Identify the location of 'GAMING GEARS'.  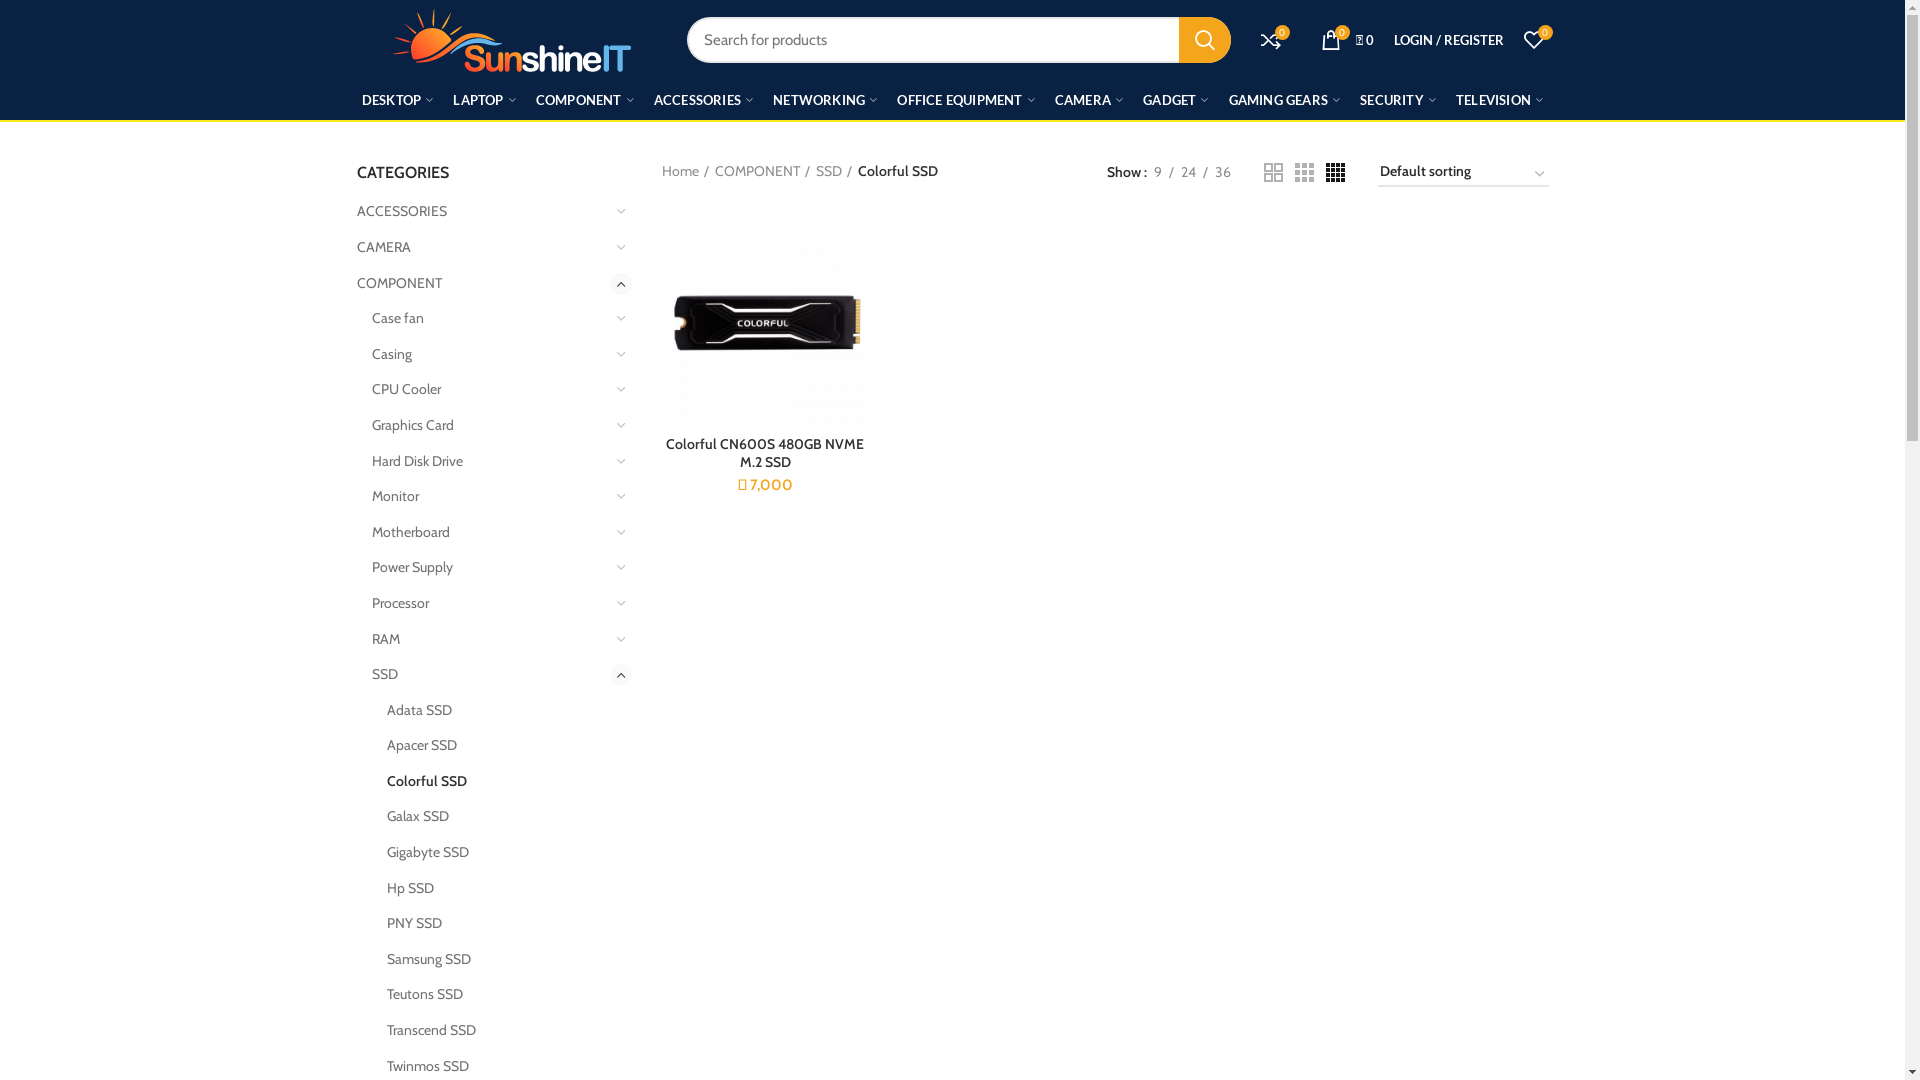
(1285, 100).